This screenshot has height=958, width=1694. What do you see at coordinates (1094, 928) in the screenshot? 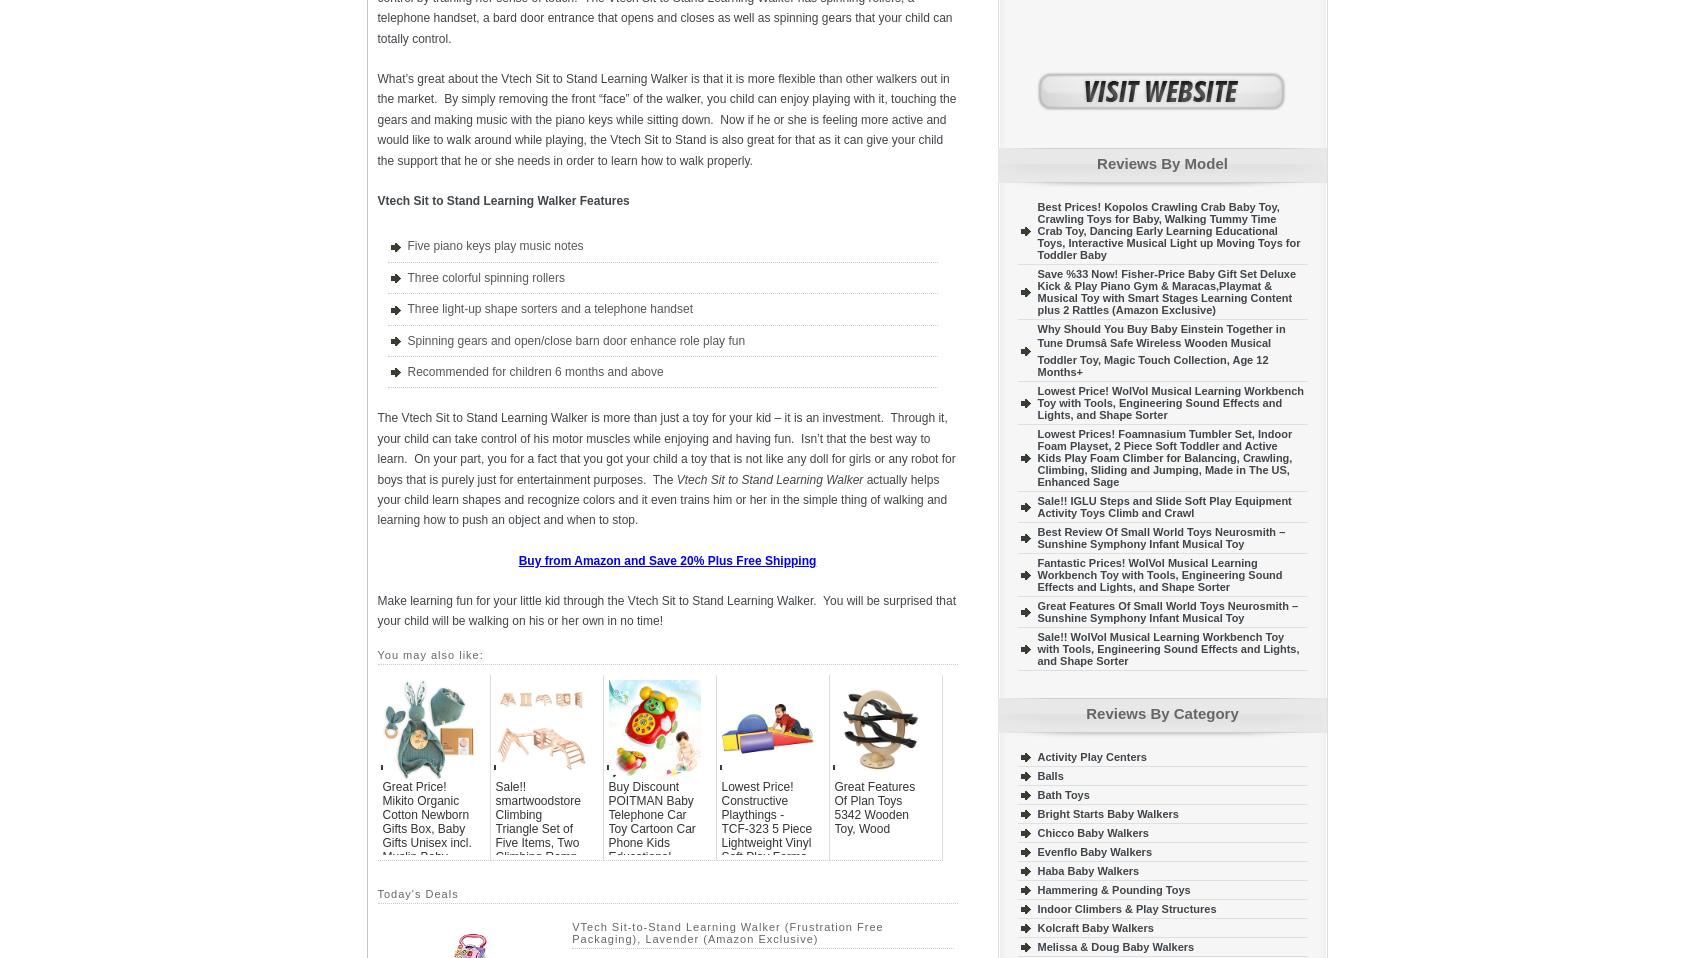
I see `'Kolcraft Baby Walkers'` at bounding box center [1094, 928].